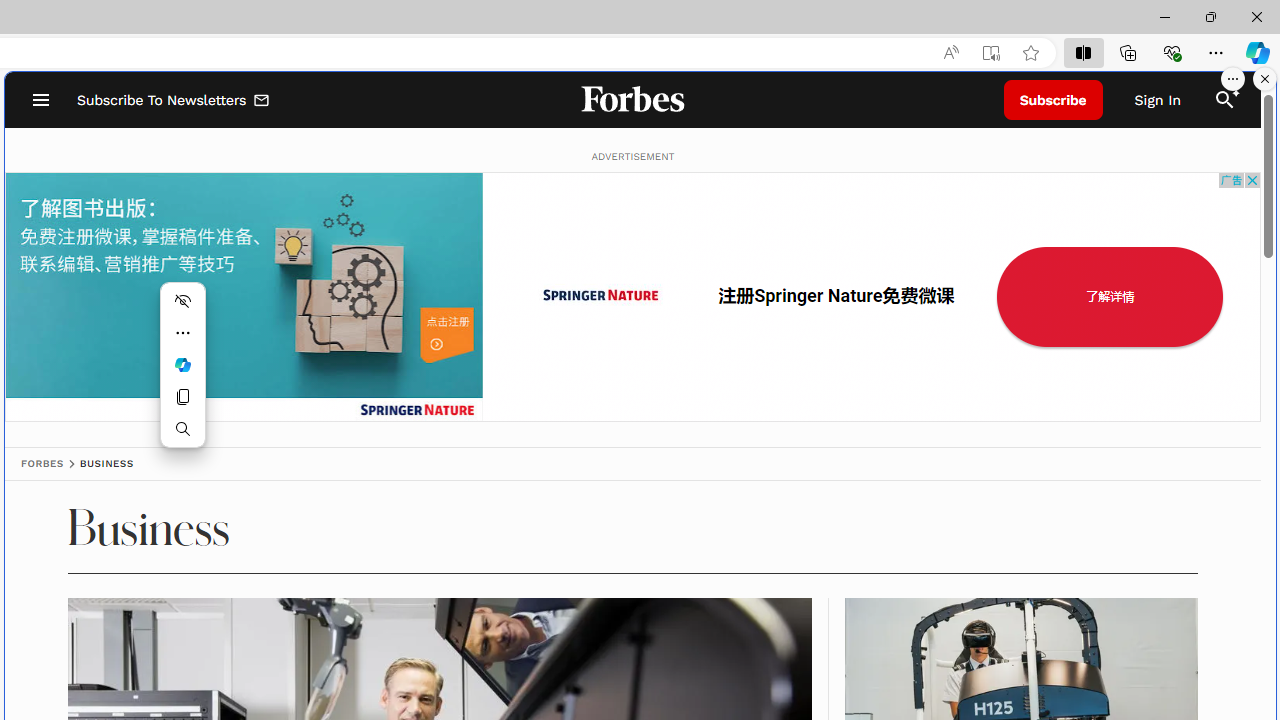 The height and width of the screenshot is (720, 1280). I want to click on 'Mini menu on text selection', so click(183, 365).